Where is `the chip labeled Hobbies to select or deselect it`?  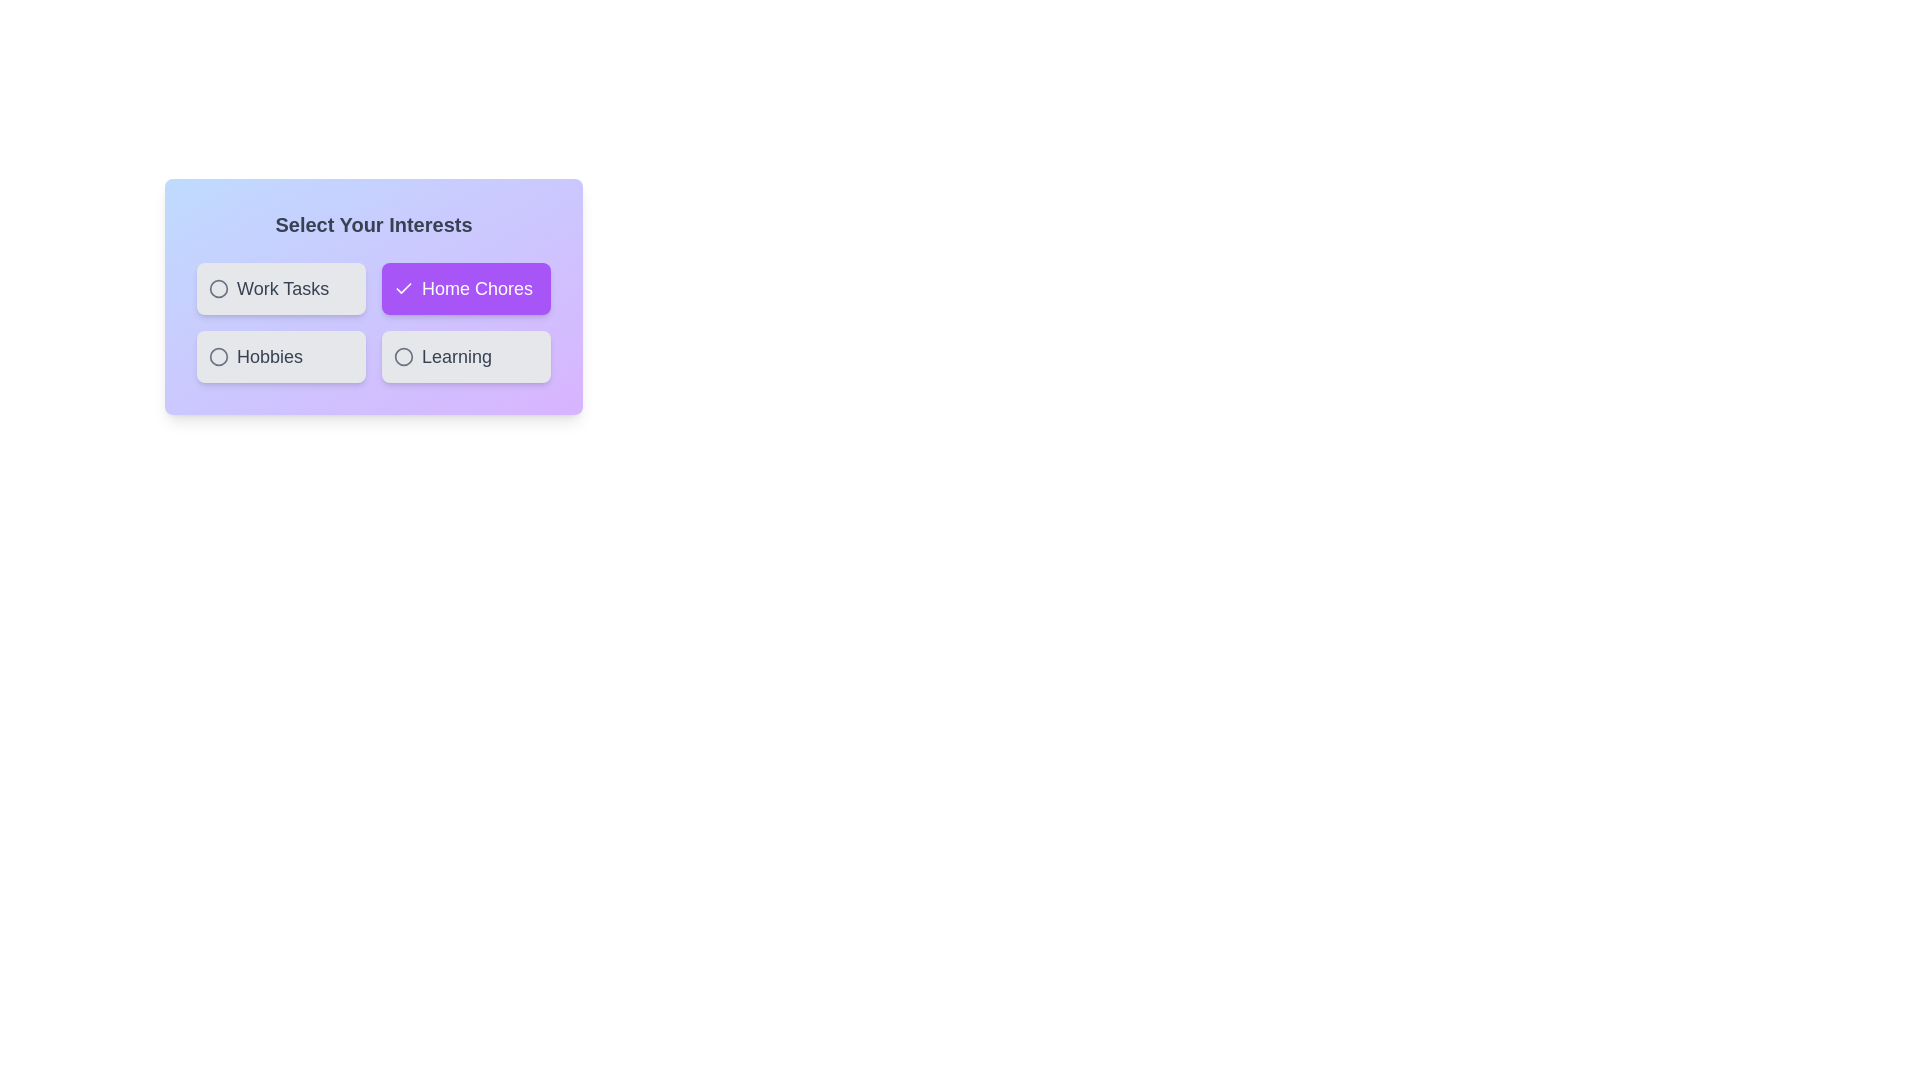 the chip labeled Hobbies to select or deselect it is located at coordinates (280, 356).